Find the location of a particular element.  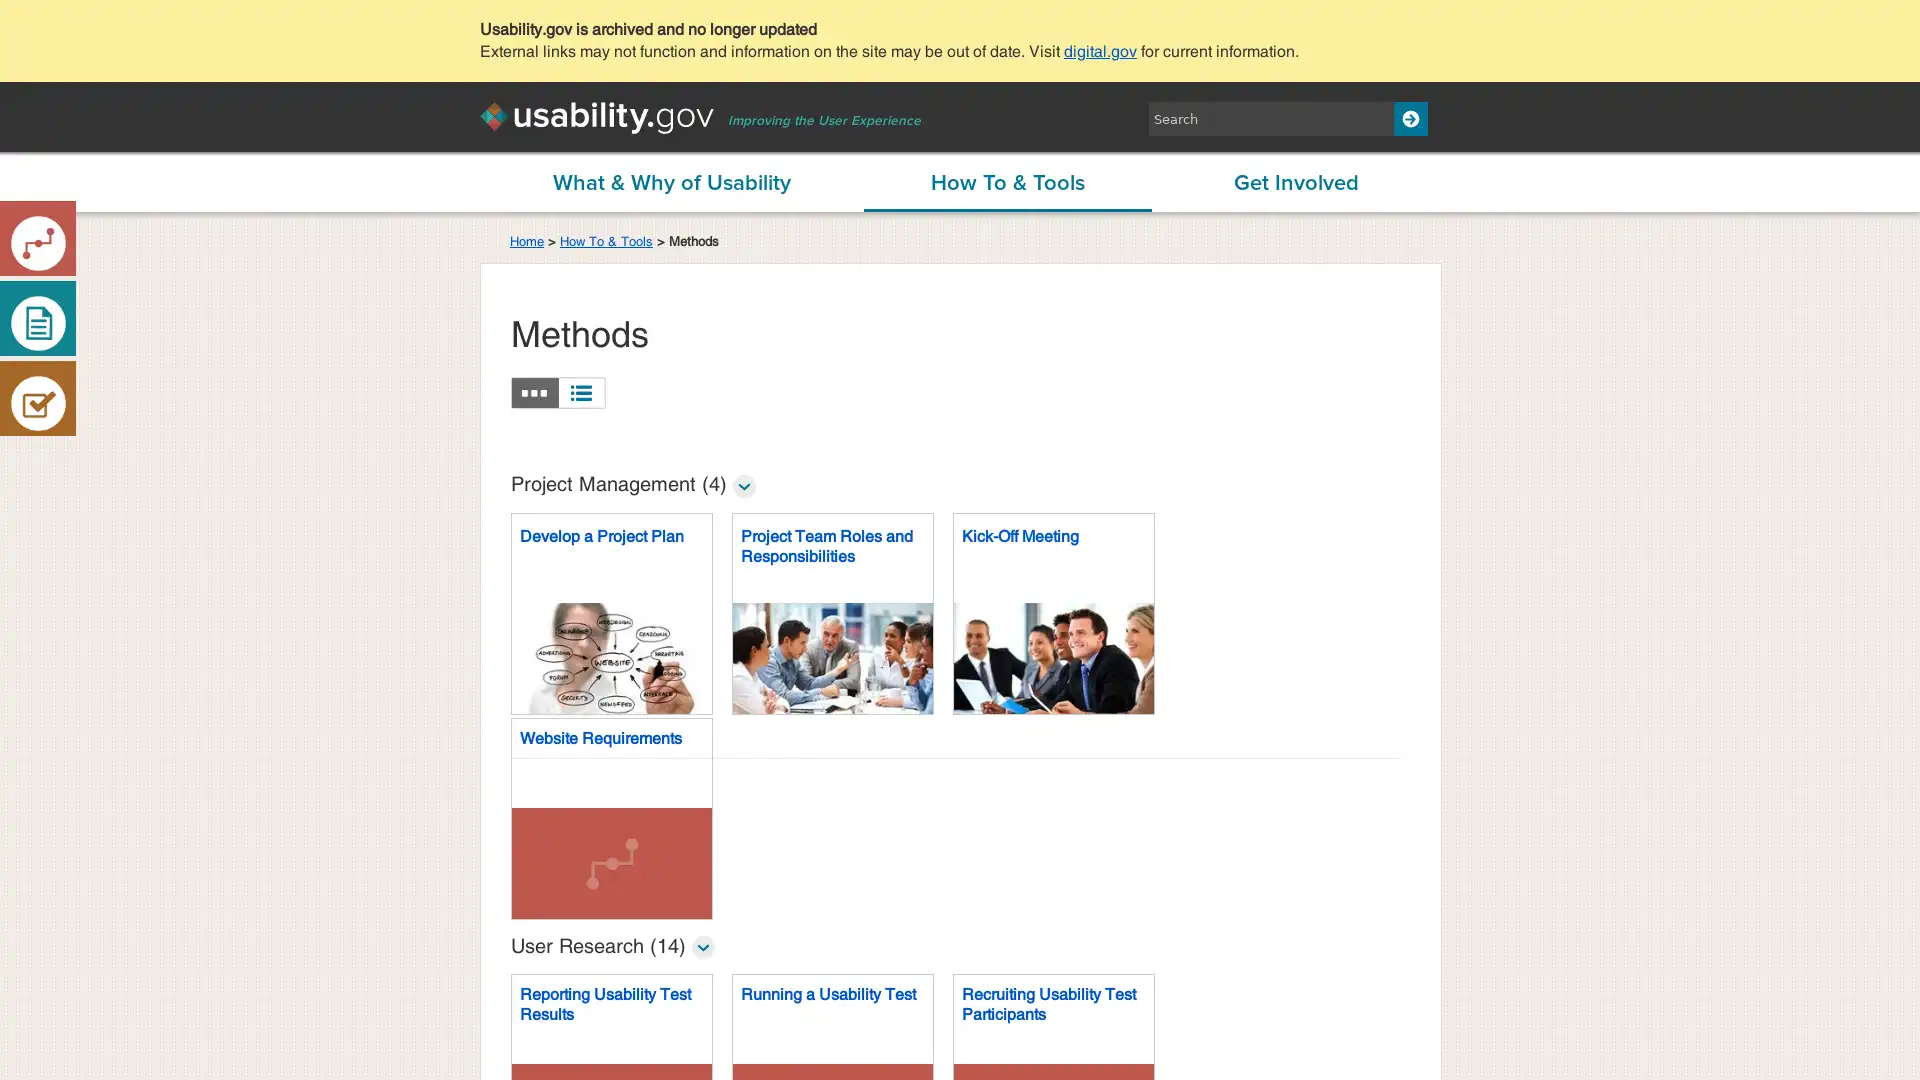

Search is located at coordinates (1410, 119).